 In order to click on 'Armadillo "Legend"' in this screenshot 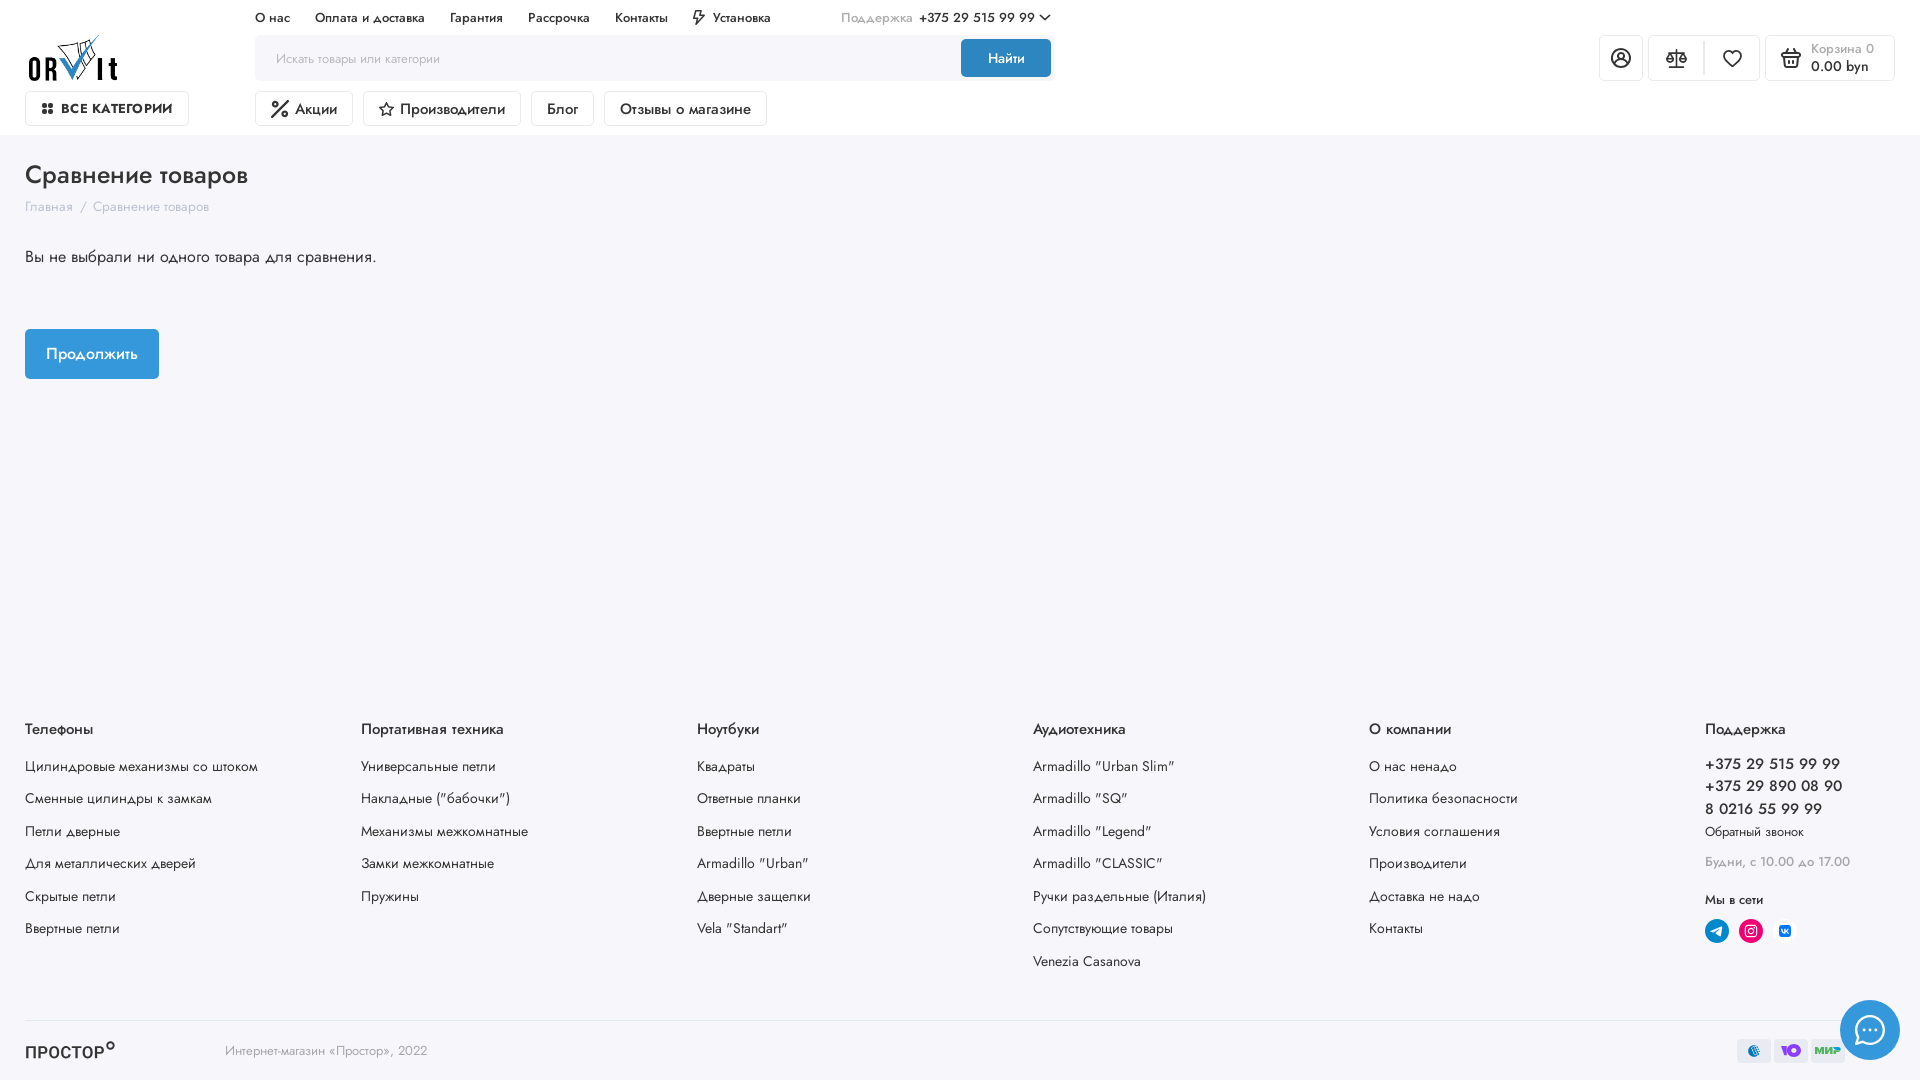, I will do `click(1032, 829)`.